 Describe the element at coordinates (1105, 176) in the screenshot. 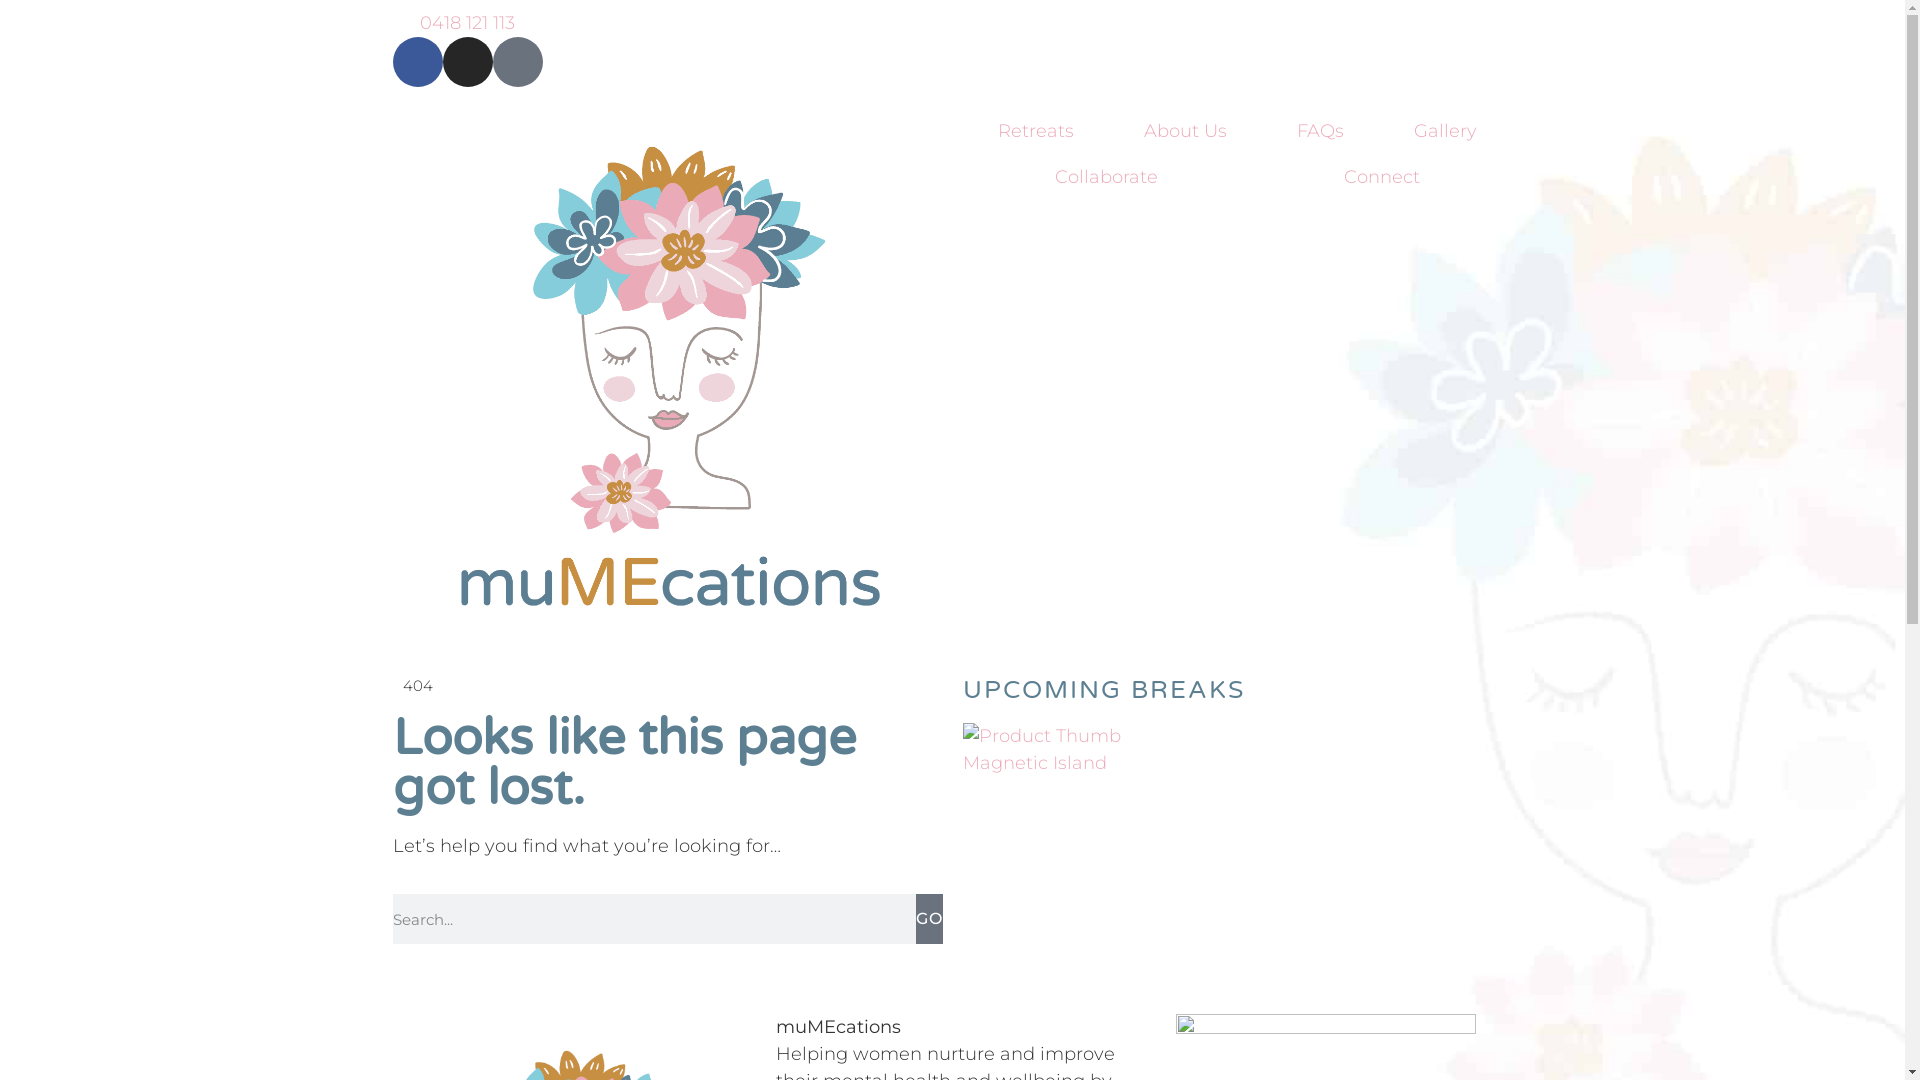

I see `'Collaborate'` at that location.